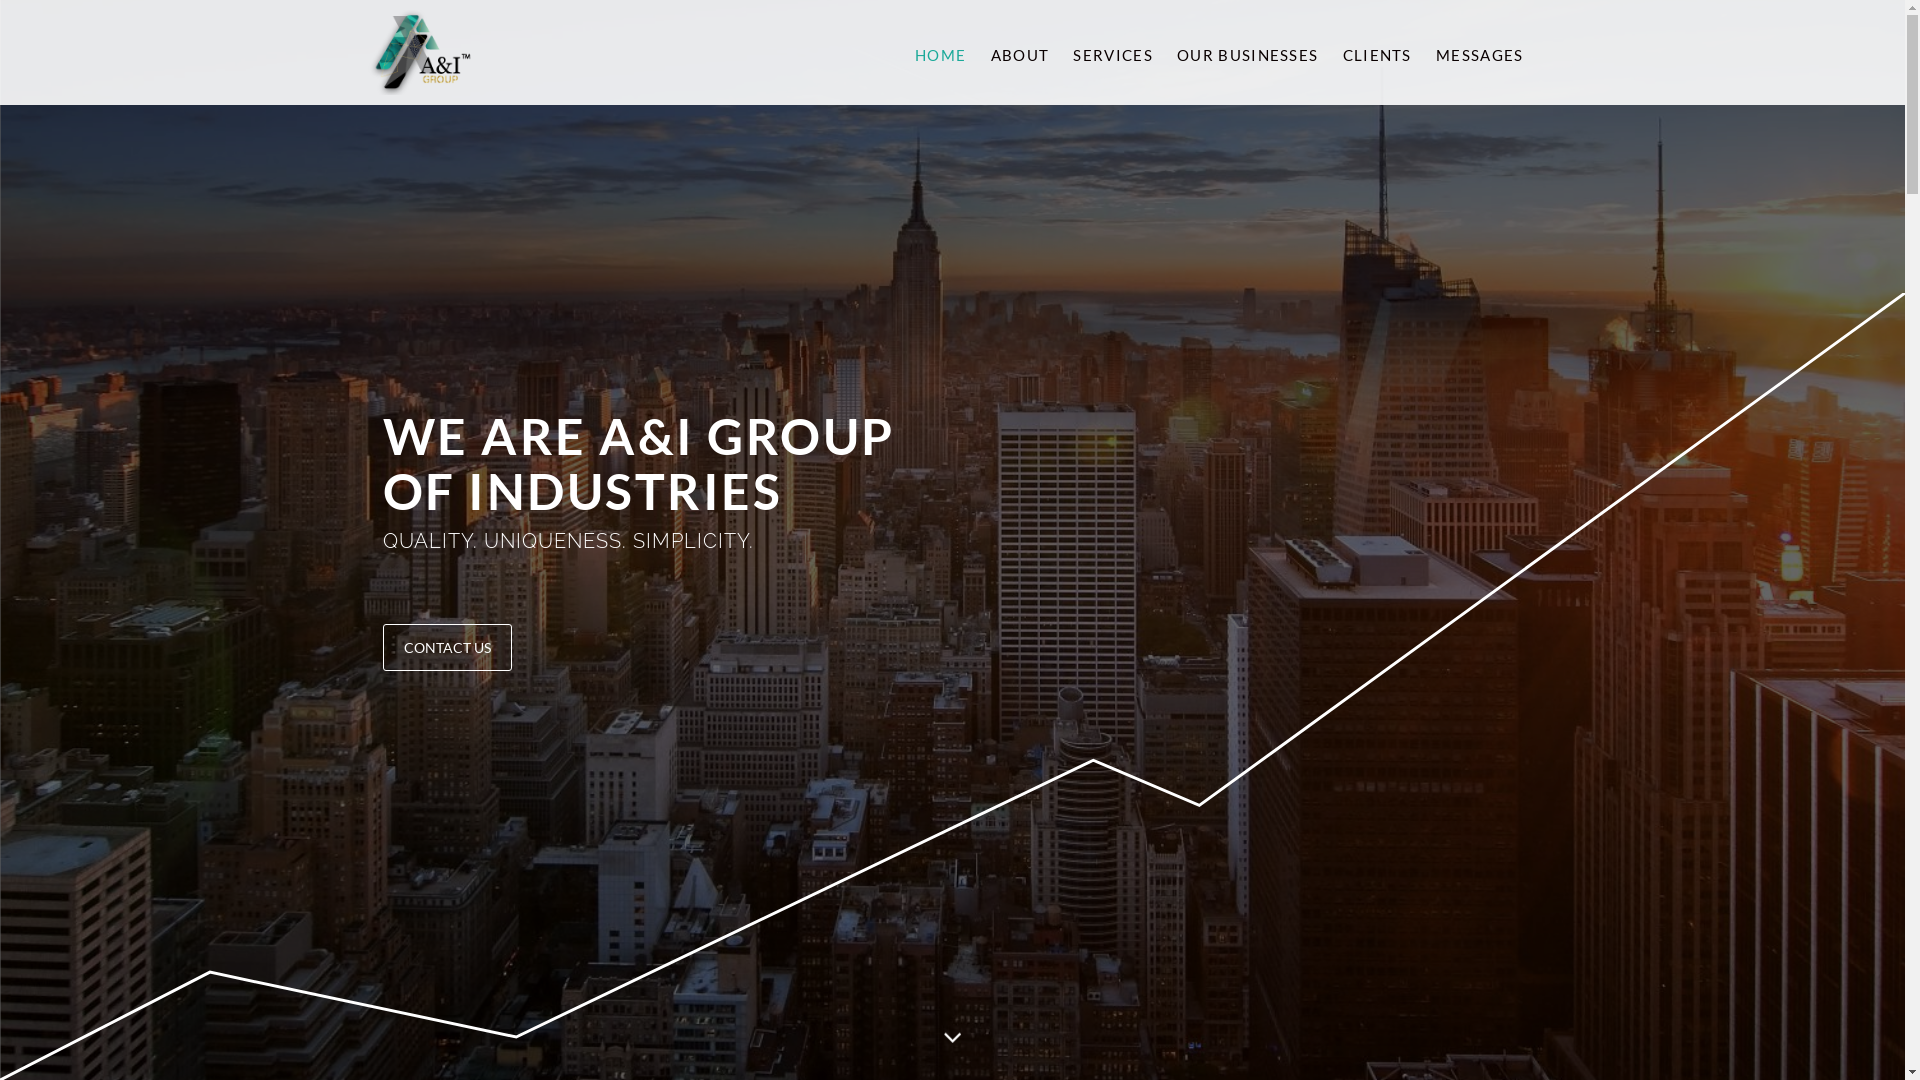 This screenshot has height=1080, width=1920. What do you see at coordinates (975, 51) in the screenshot?
I see `' ABOUT'` at bounding box center [975, 51].